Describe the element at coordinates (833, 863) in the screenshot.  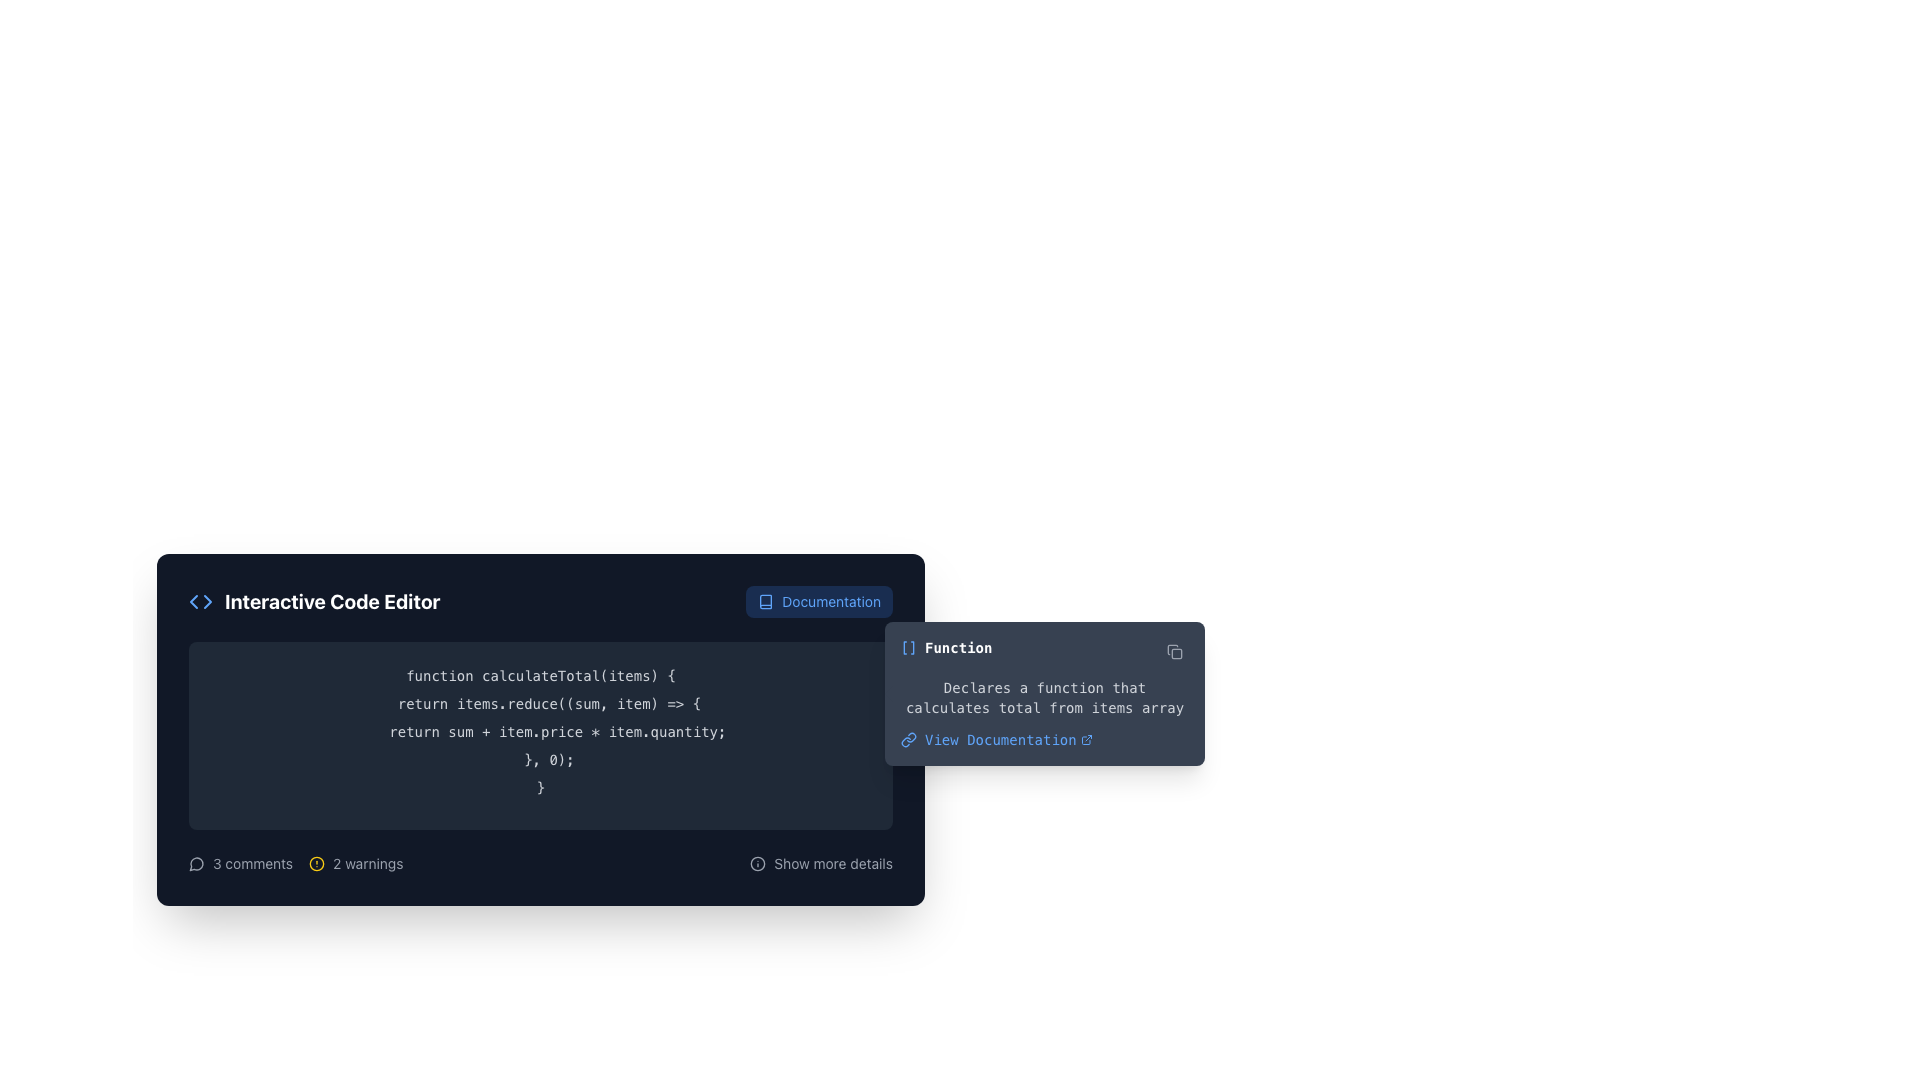
I see `the 'Show more details' text label, which is styled in light font against a dark background and located at the bottom right of the interactive code editor panel` at that location.